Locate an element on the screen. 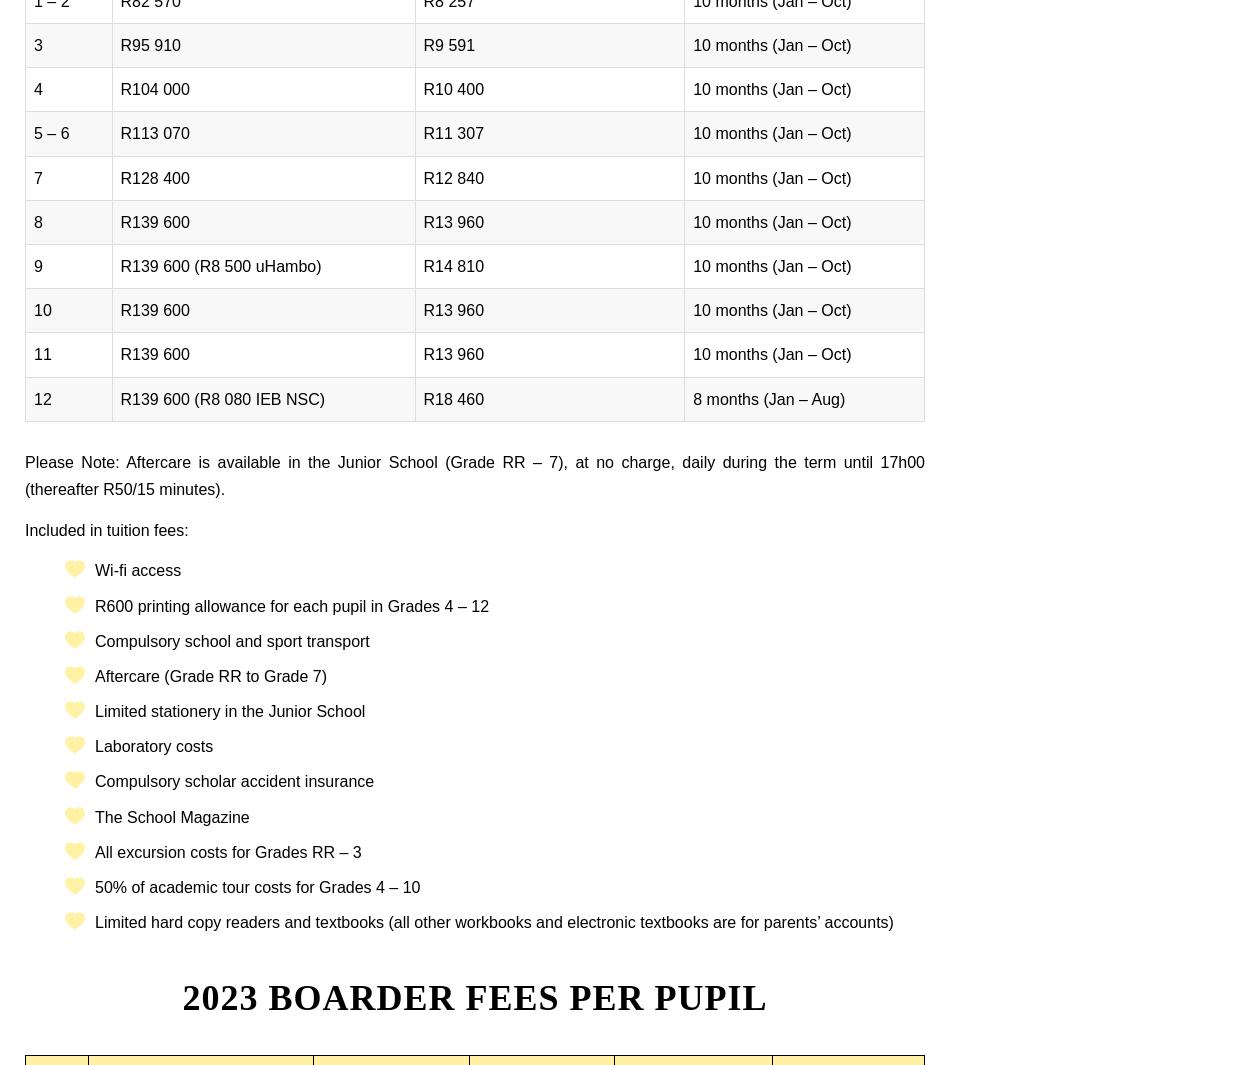 The height and width of the screenshot is (1065, 1250). '4' is located at coordinates (38, 88).